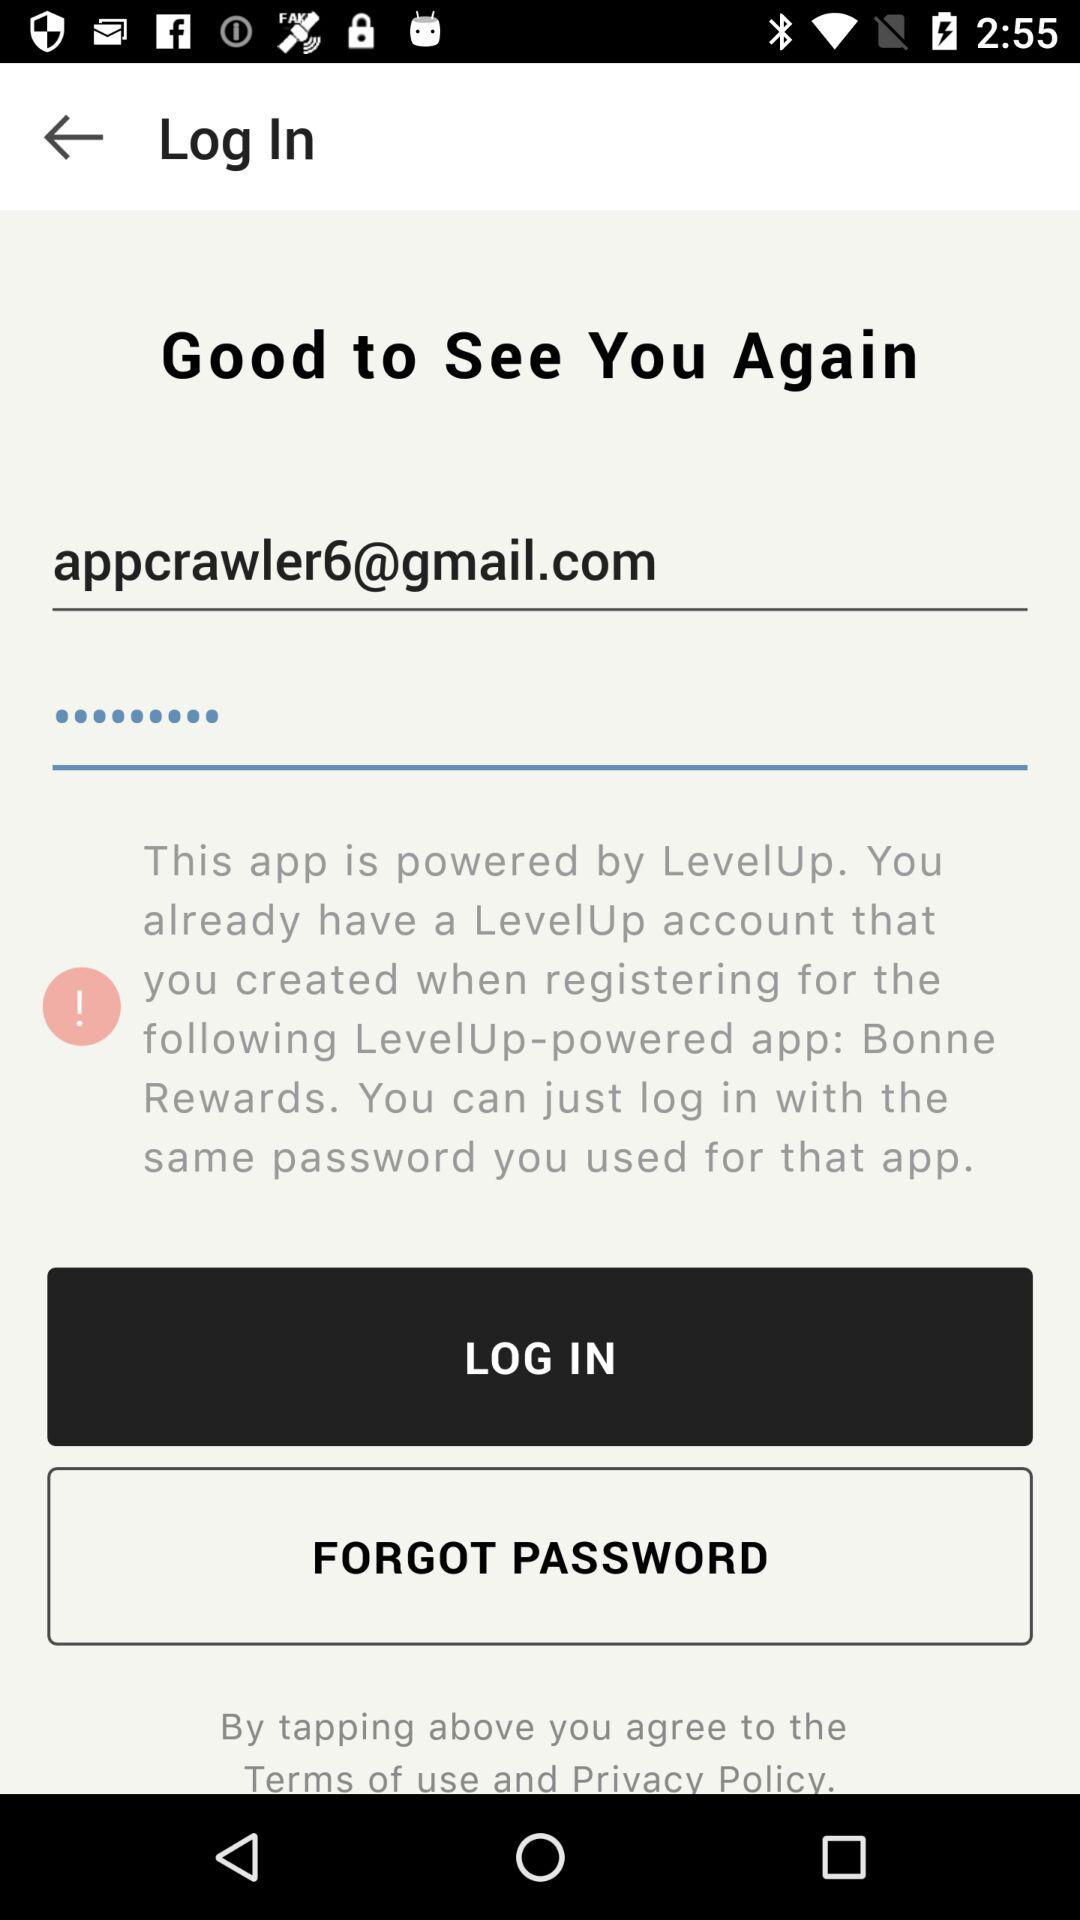 The image size is (1080, 1920). What do you see at coordinates (540, 720) in the screenshot?
I see `the crowd3116` at bounding box center [540, 720].